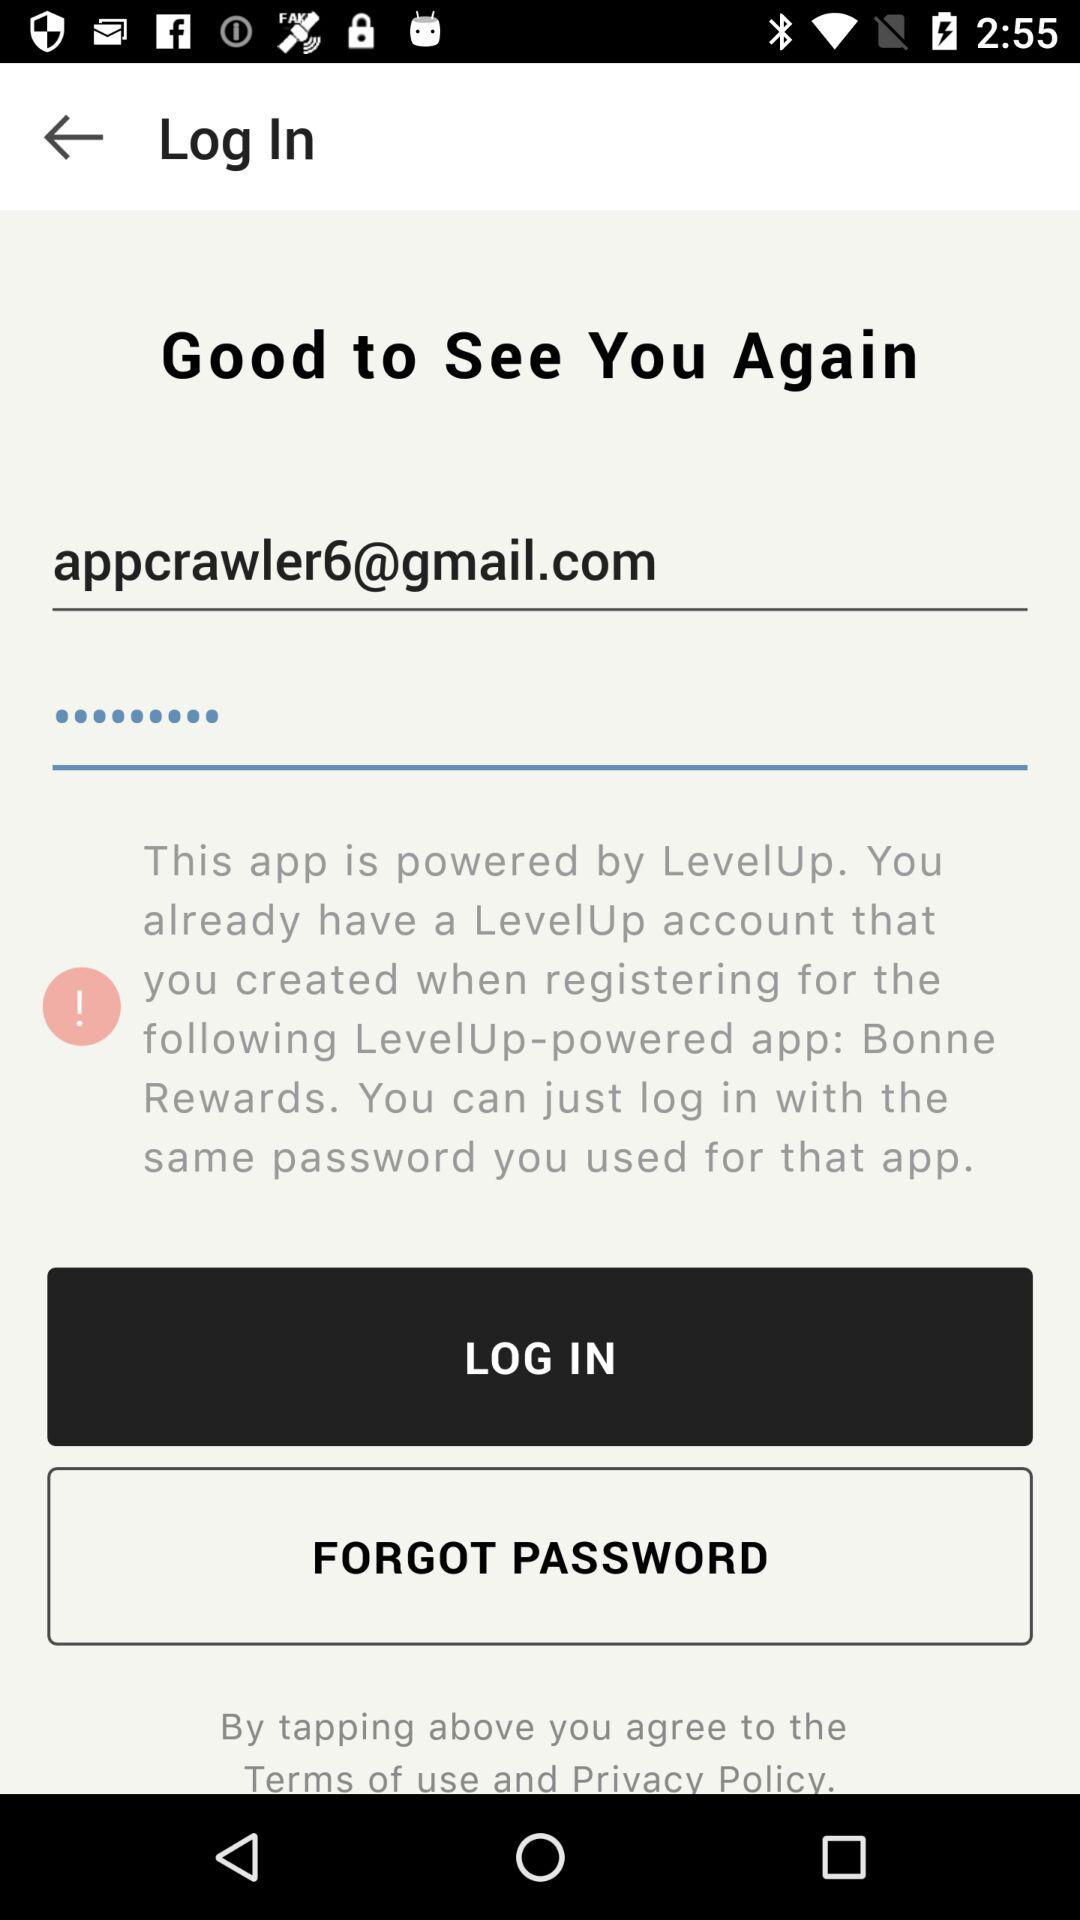 The image size is (1080, 1920). What do you see at coordinates (540, 720) in the screenshot?
I see `the crowd3116` at bounding box center [540, 720].